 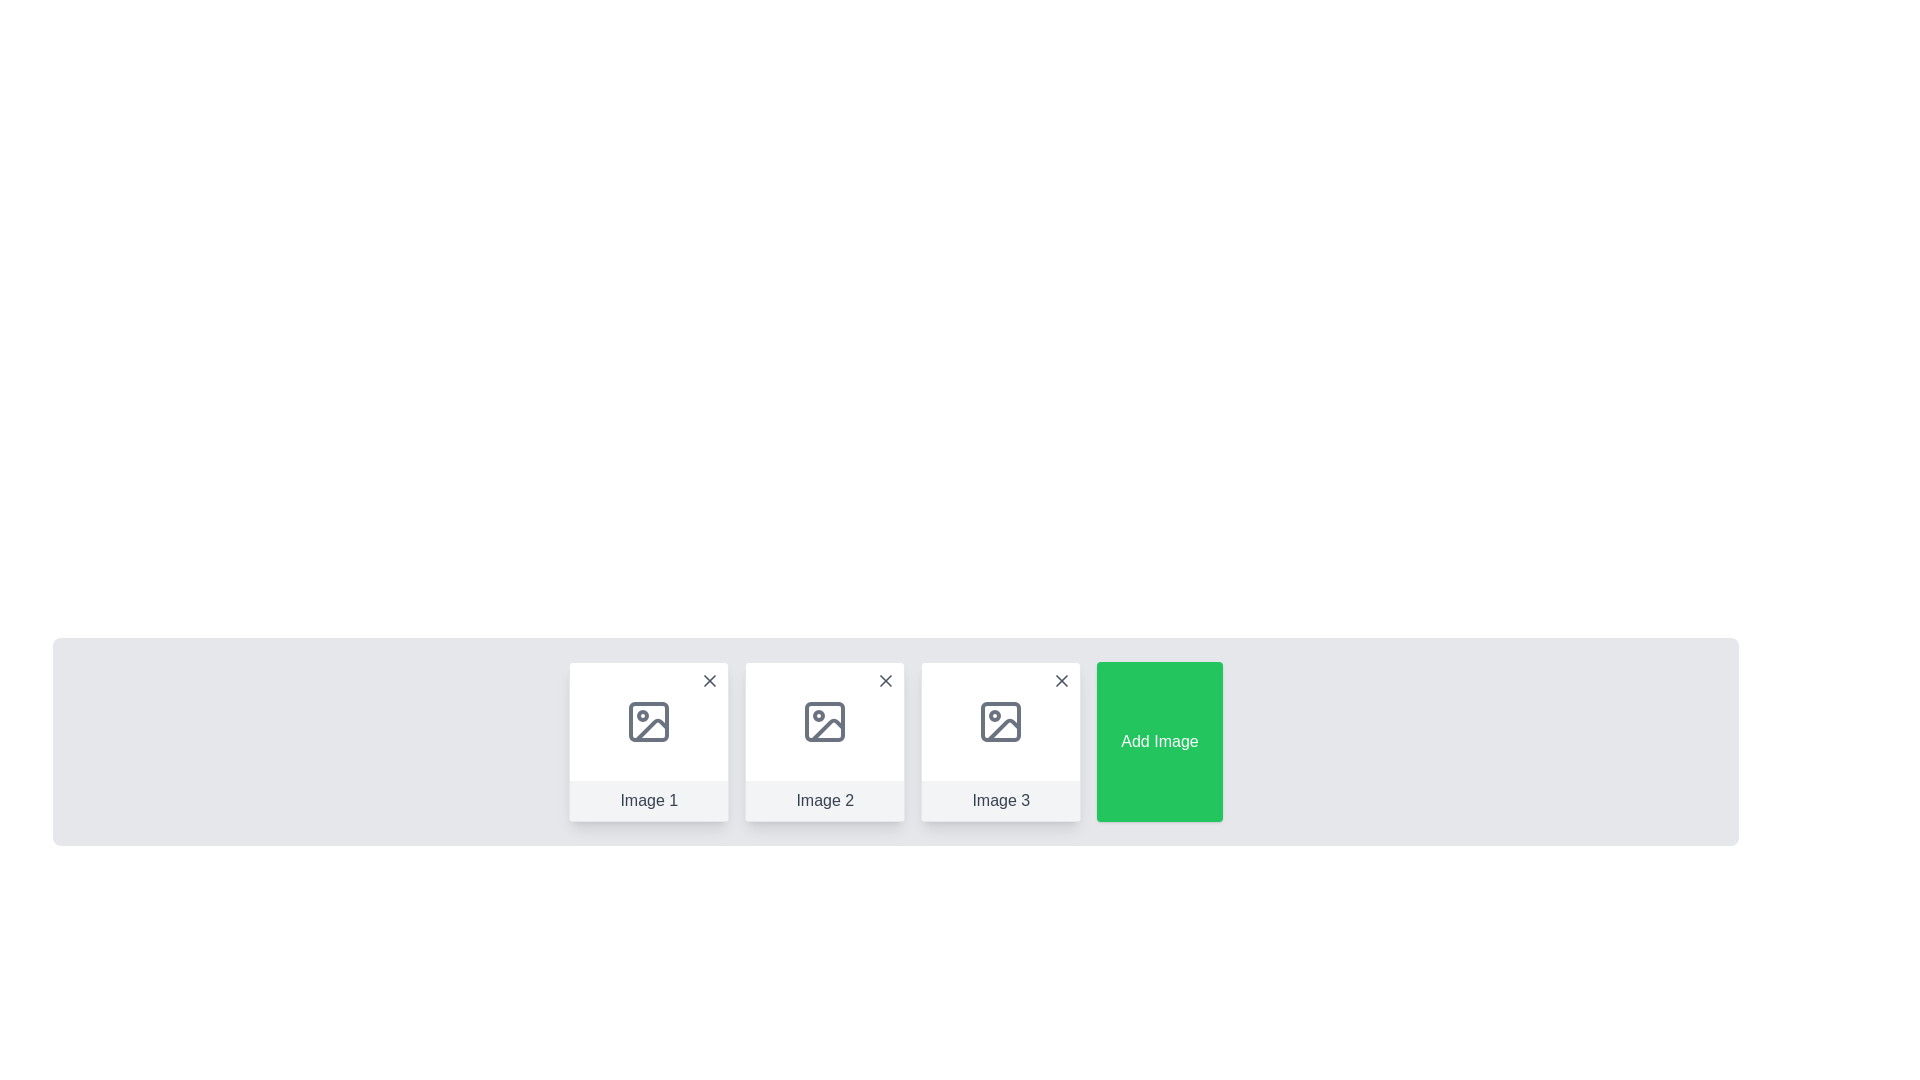 I want to click on the close button represented by a diagonal cross mark ('X') located in the top-right corner of the Image 3 thumbnail, so click(x=1061, y=680).